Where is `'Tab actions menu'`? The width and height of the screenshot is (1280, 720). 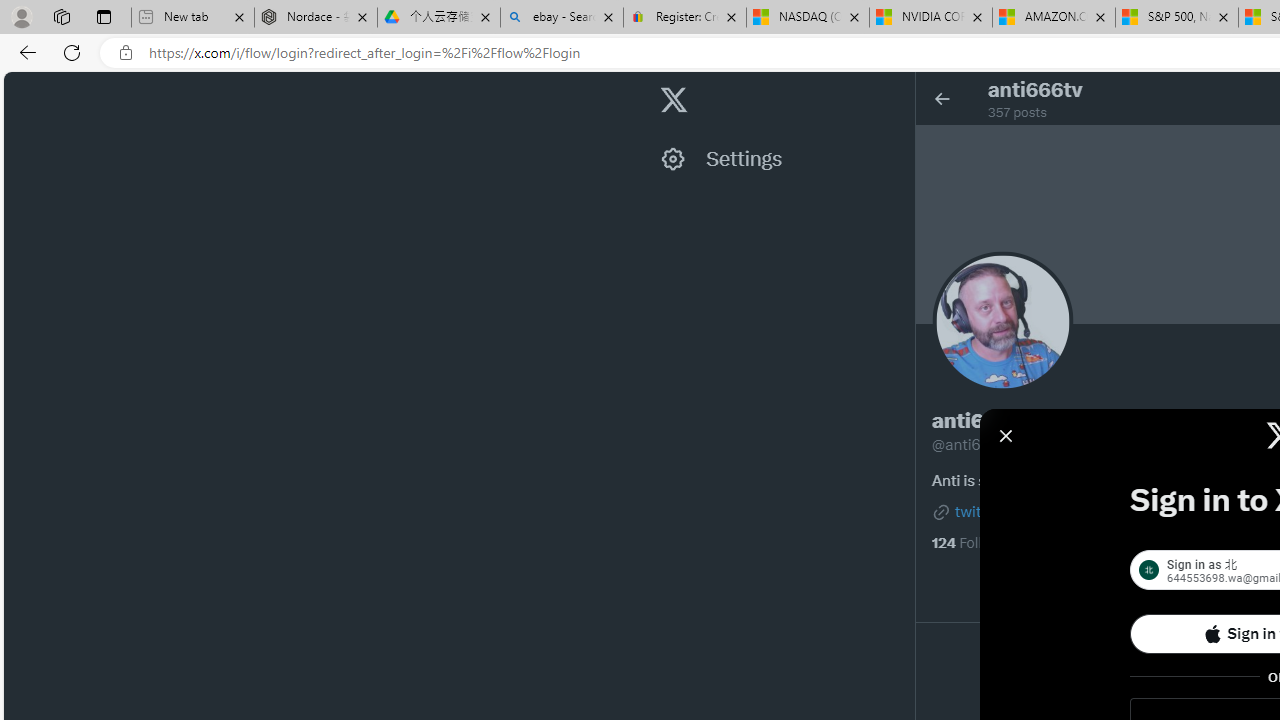
'Tab actions menu' is located at coordinates (103, 16).